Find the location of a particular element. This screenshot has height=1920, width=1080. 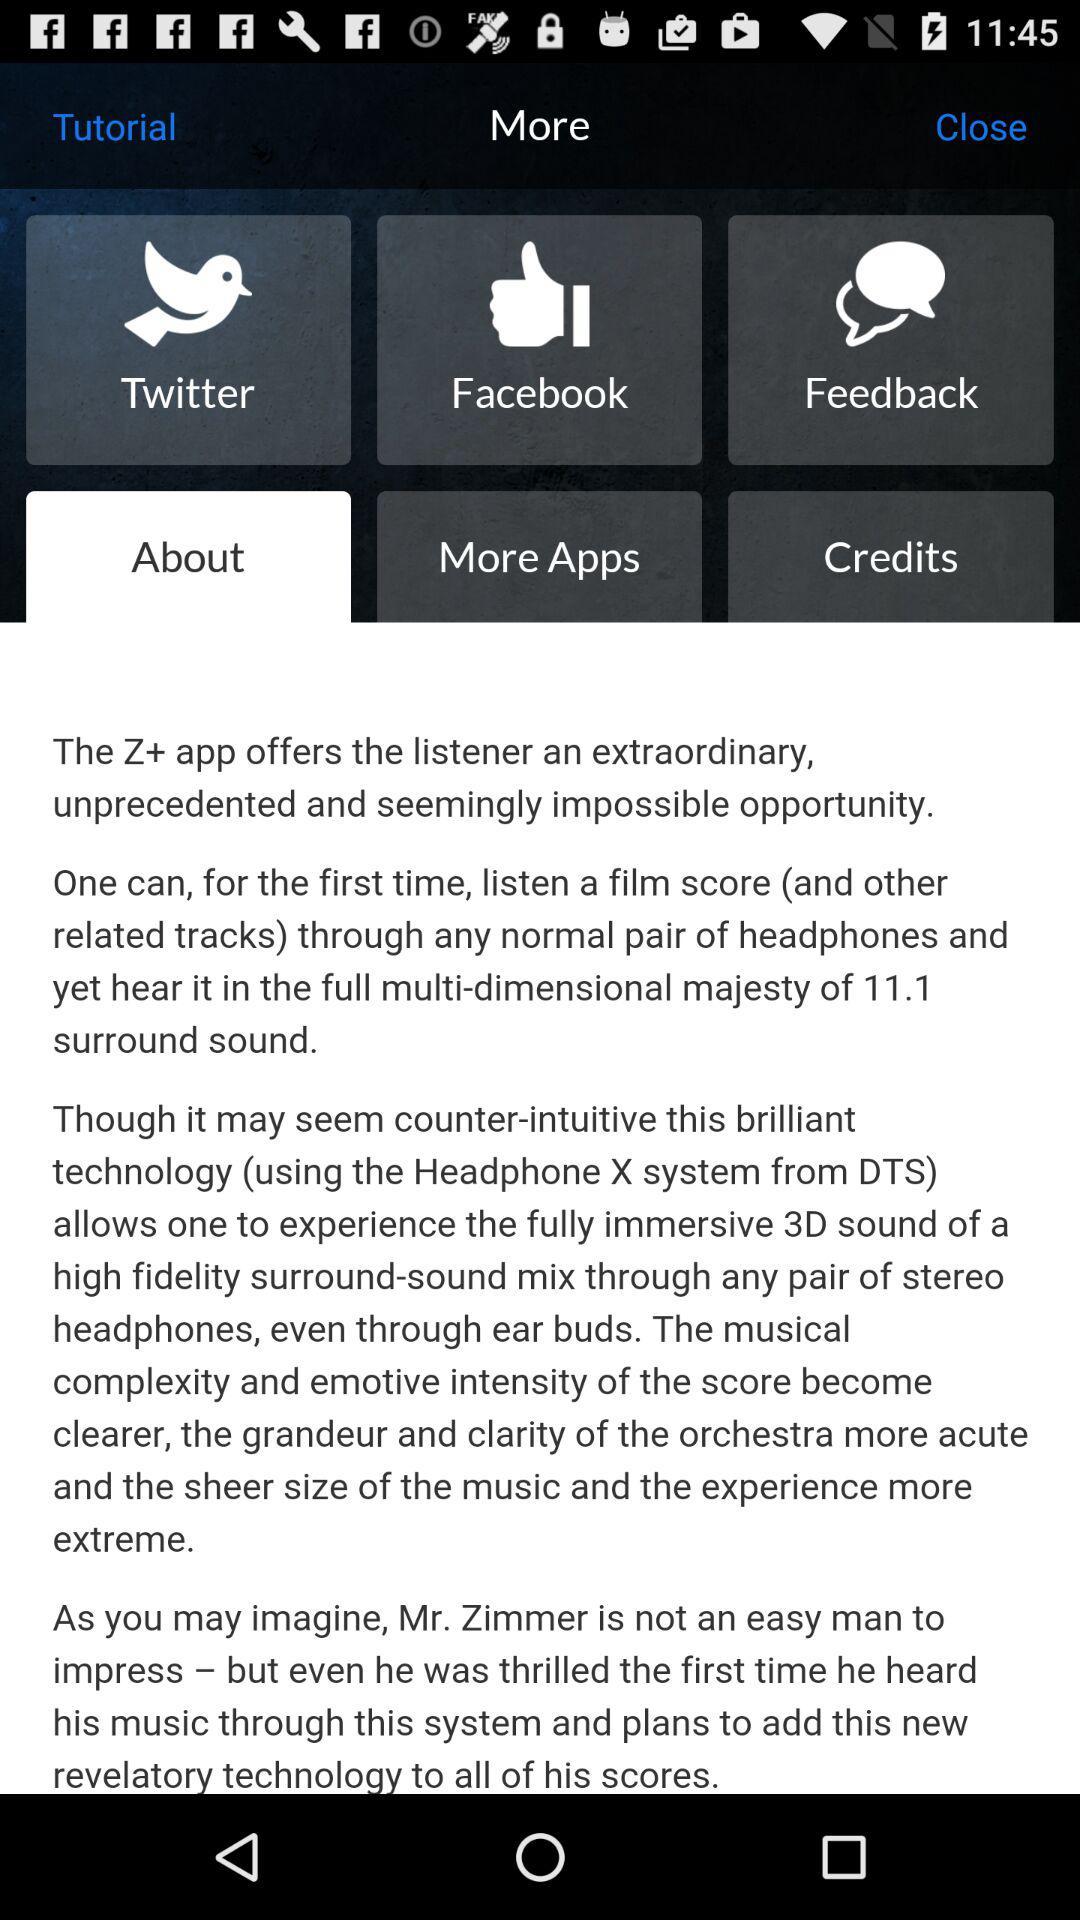

item next to the more apps icon is located at coordinates (890, 556).